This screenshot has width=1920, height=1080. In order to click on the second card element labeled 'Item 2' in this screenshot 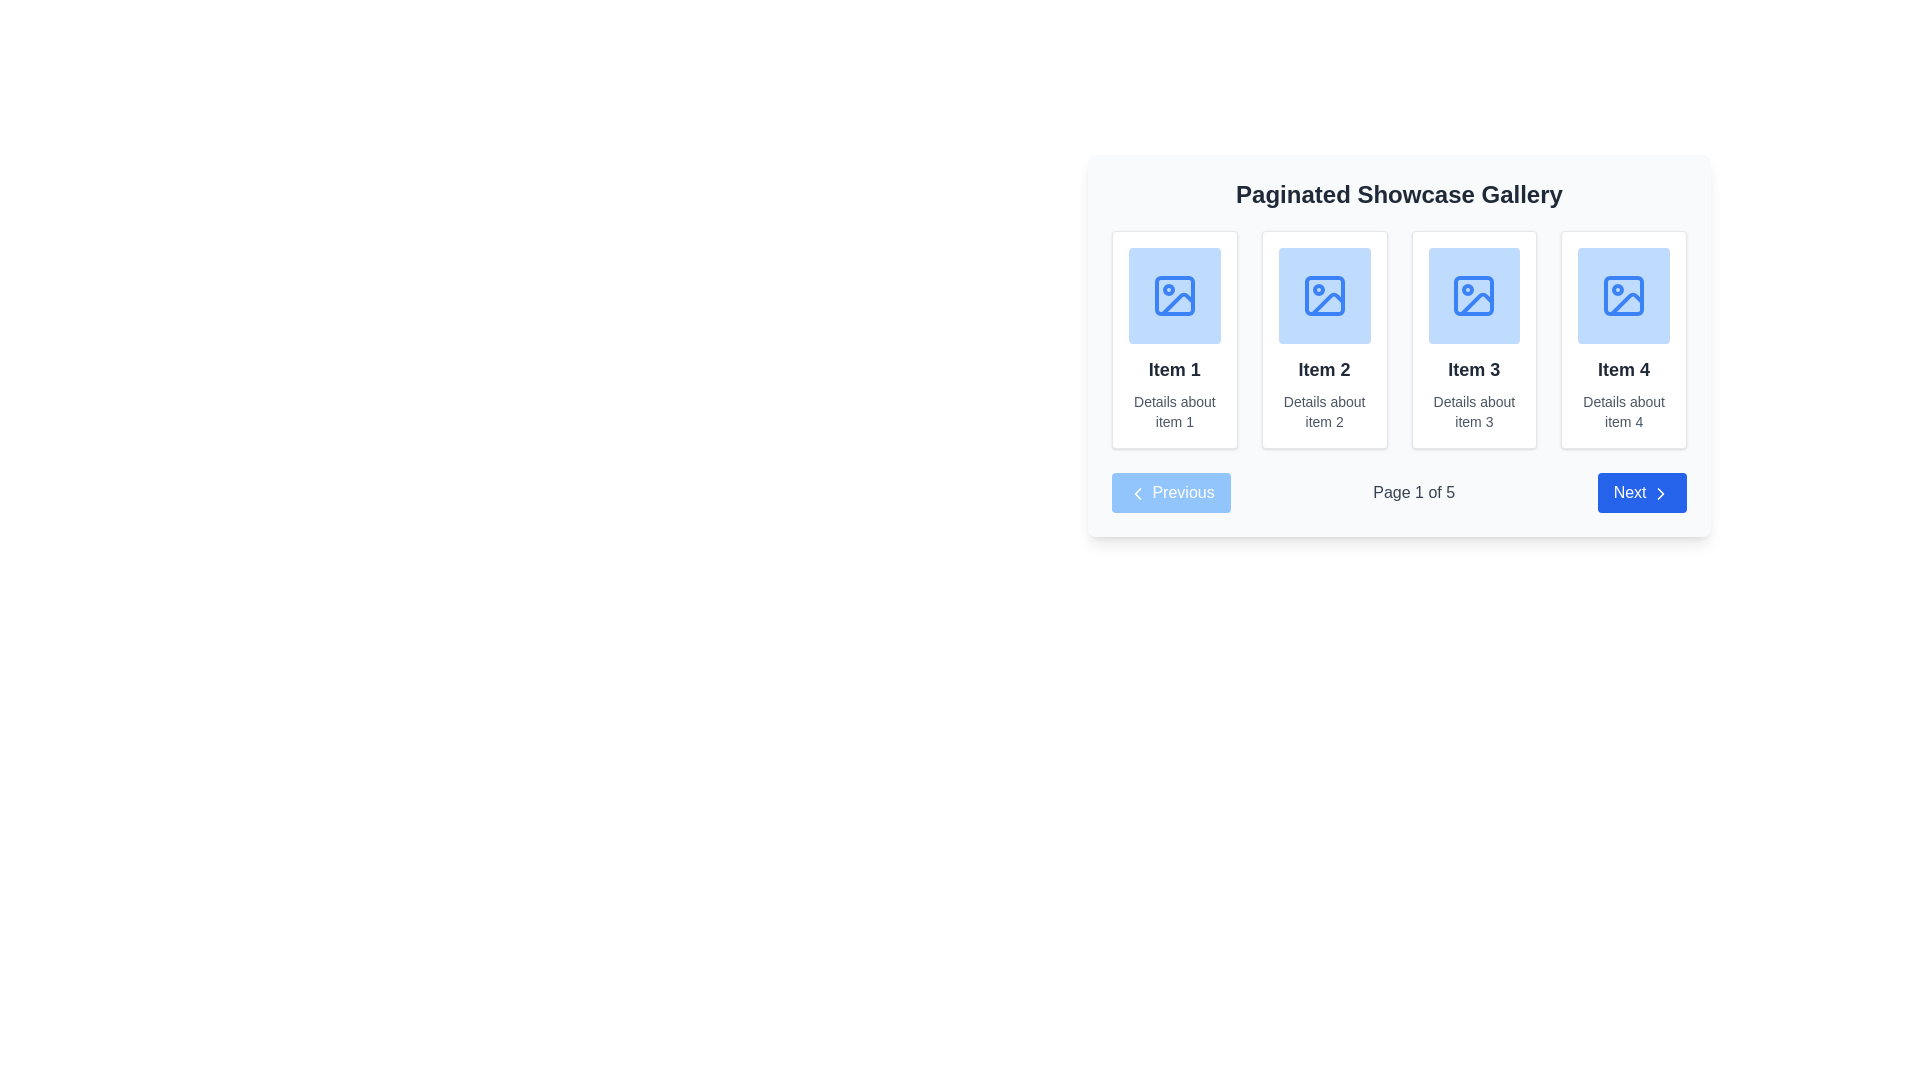, I will do `click(1398, 345)`.